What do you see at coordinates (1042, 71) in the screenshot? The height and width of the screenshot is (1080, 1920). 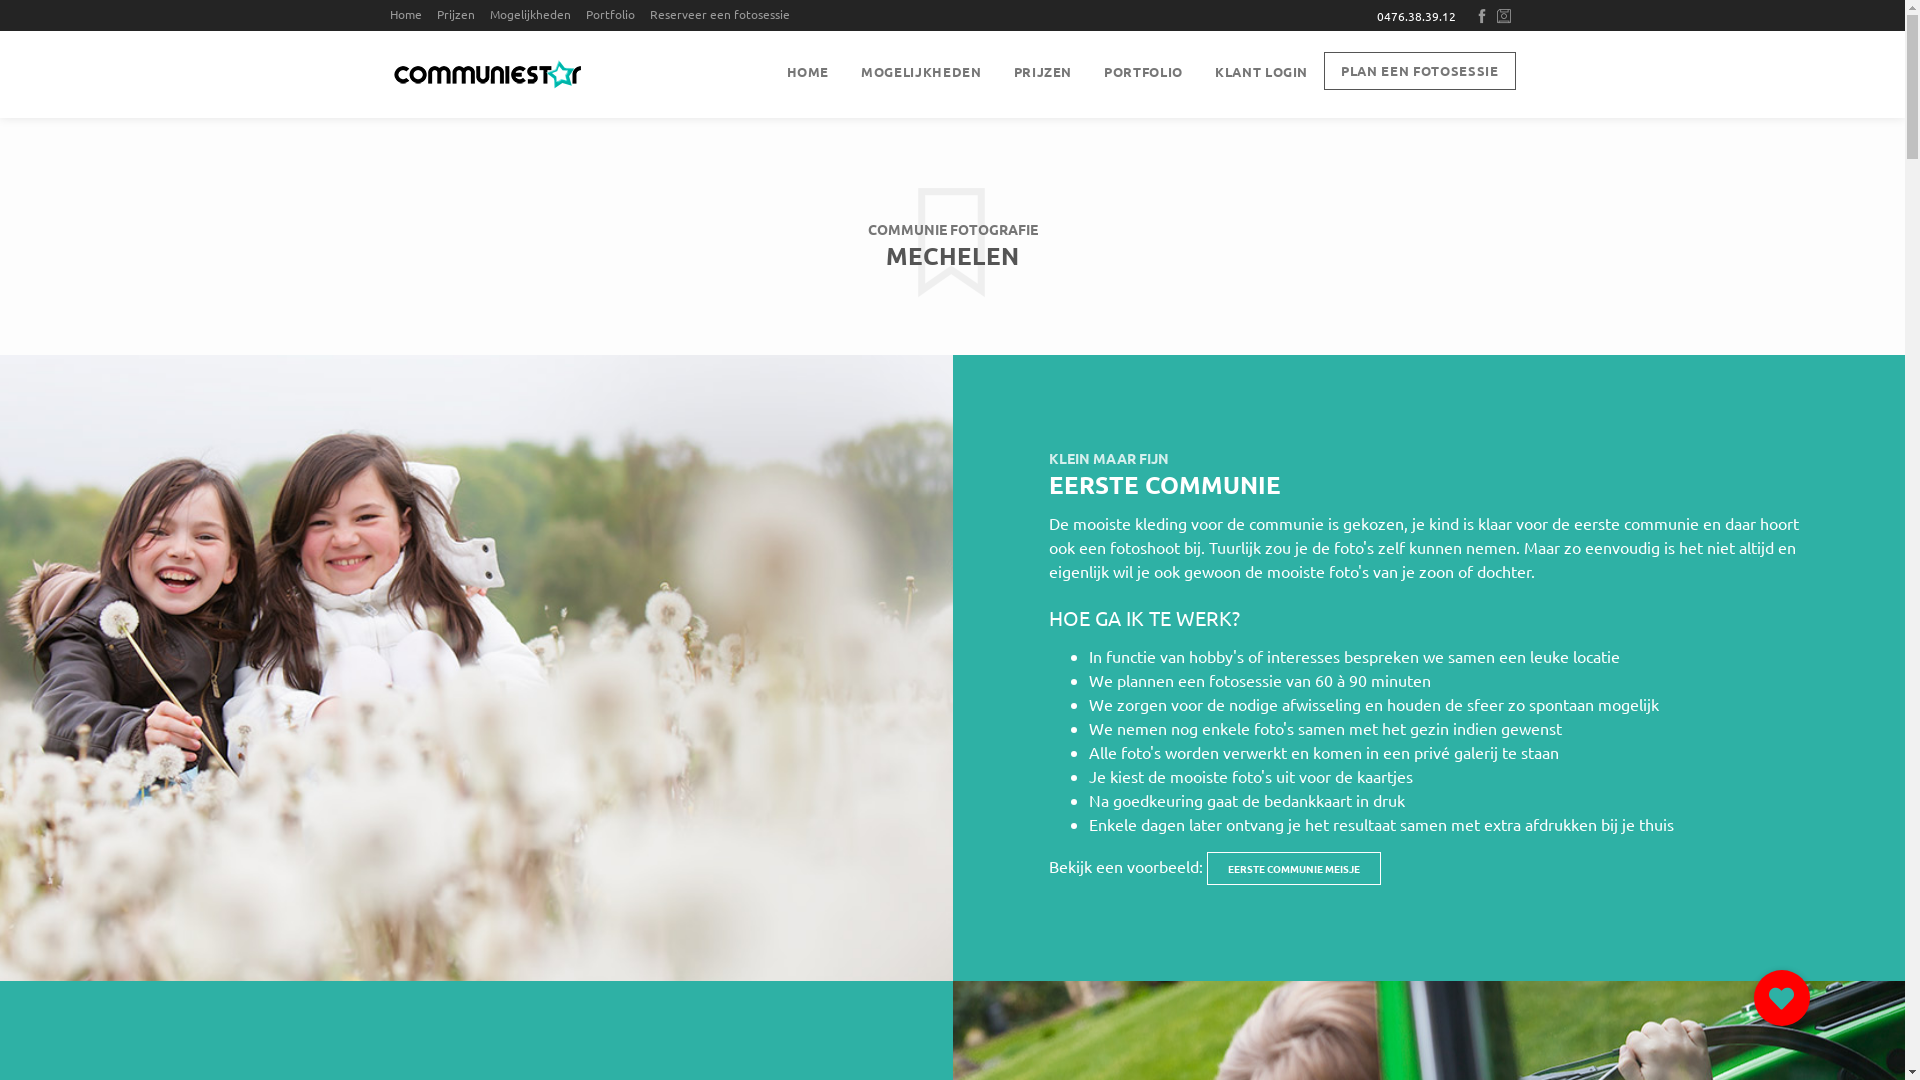 I see `'PRIJZEN'` at bounding box center [1042, 71].